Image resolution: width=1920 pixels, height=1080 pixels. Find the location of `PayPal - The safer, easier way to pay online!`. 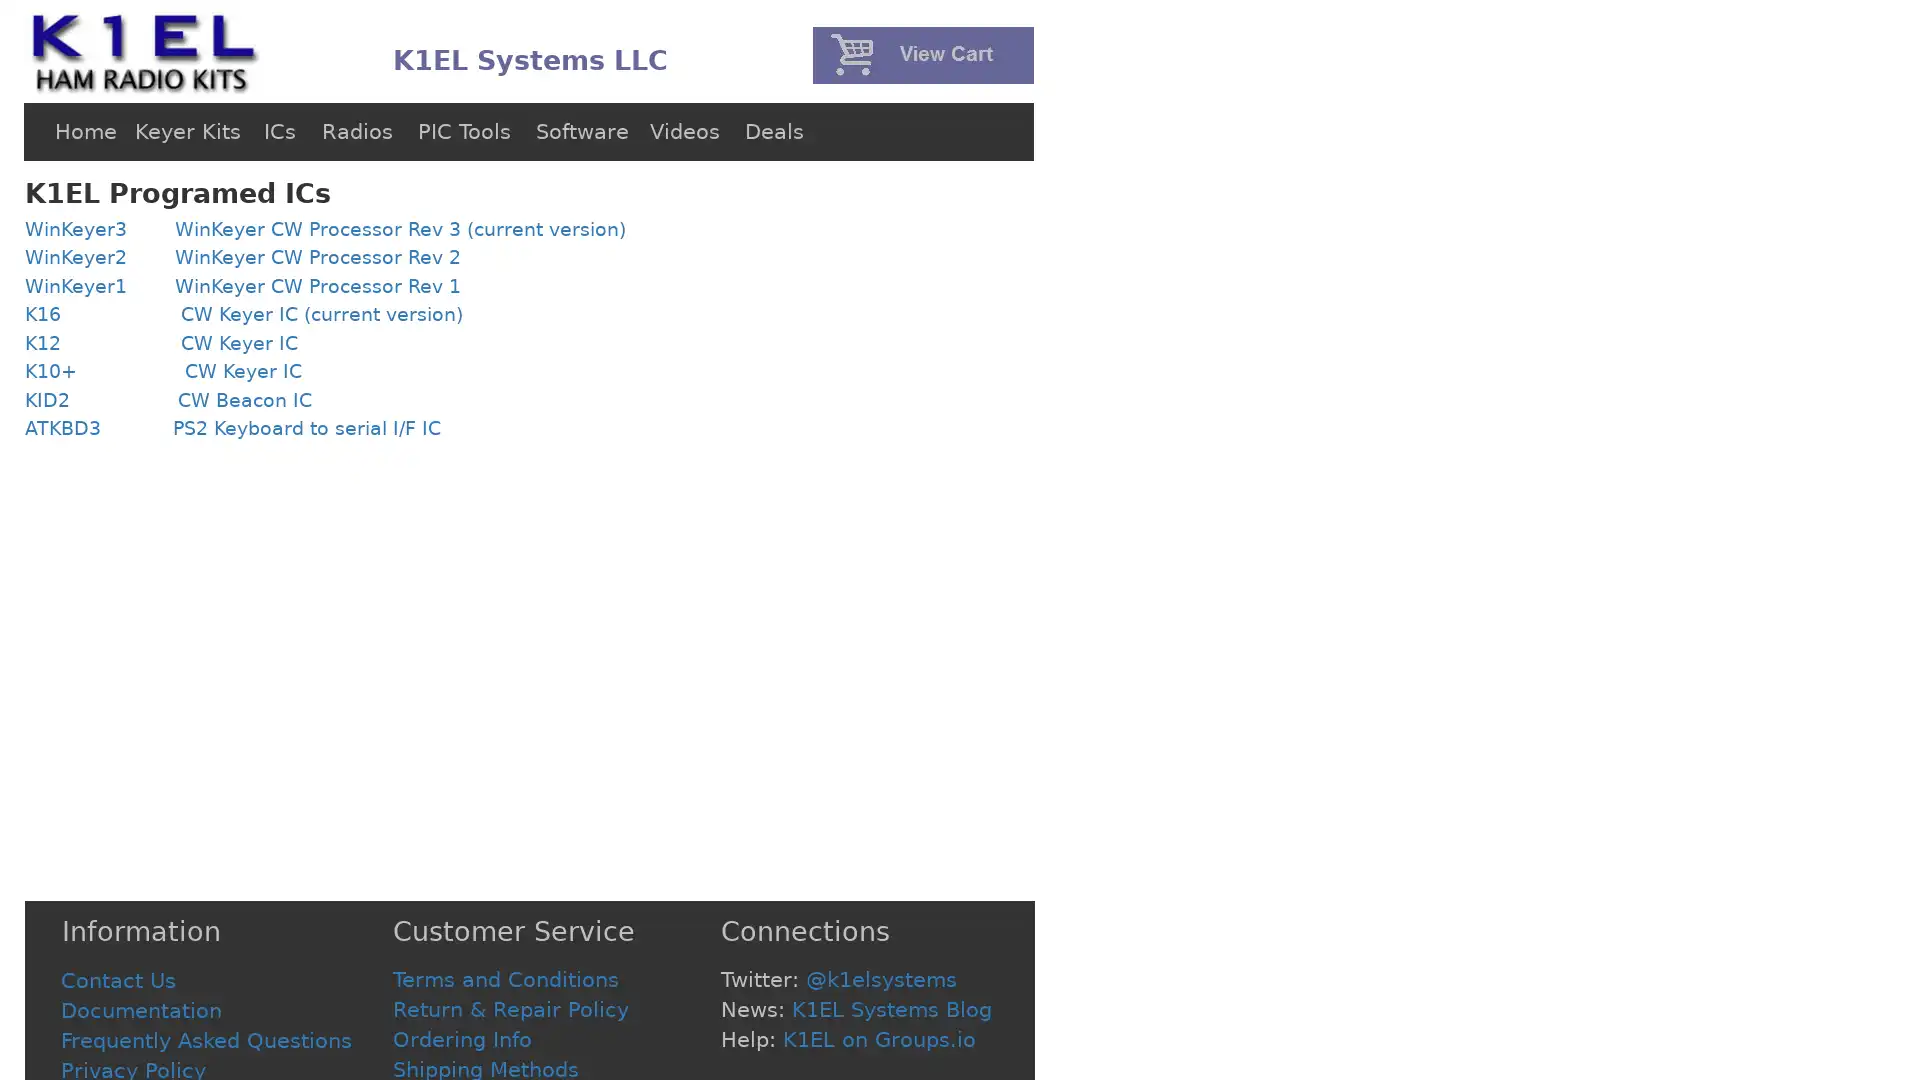

PayPal - The safer, easier way to pay online! is located at coordinates (922, 54).